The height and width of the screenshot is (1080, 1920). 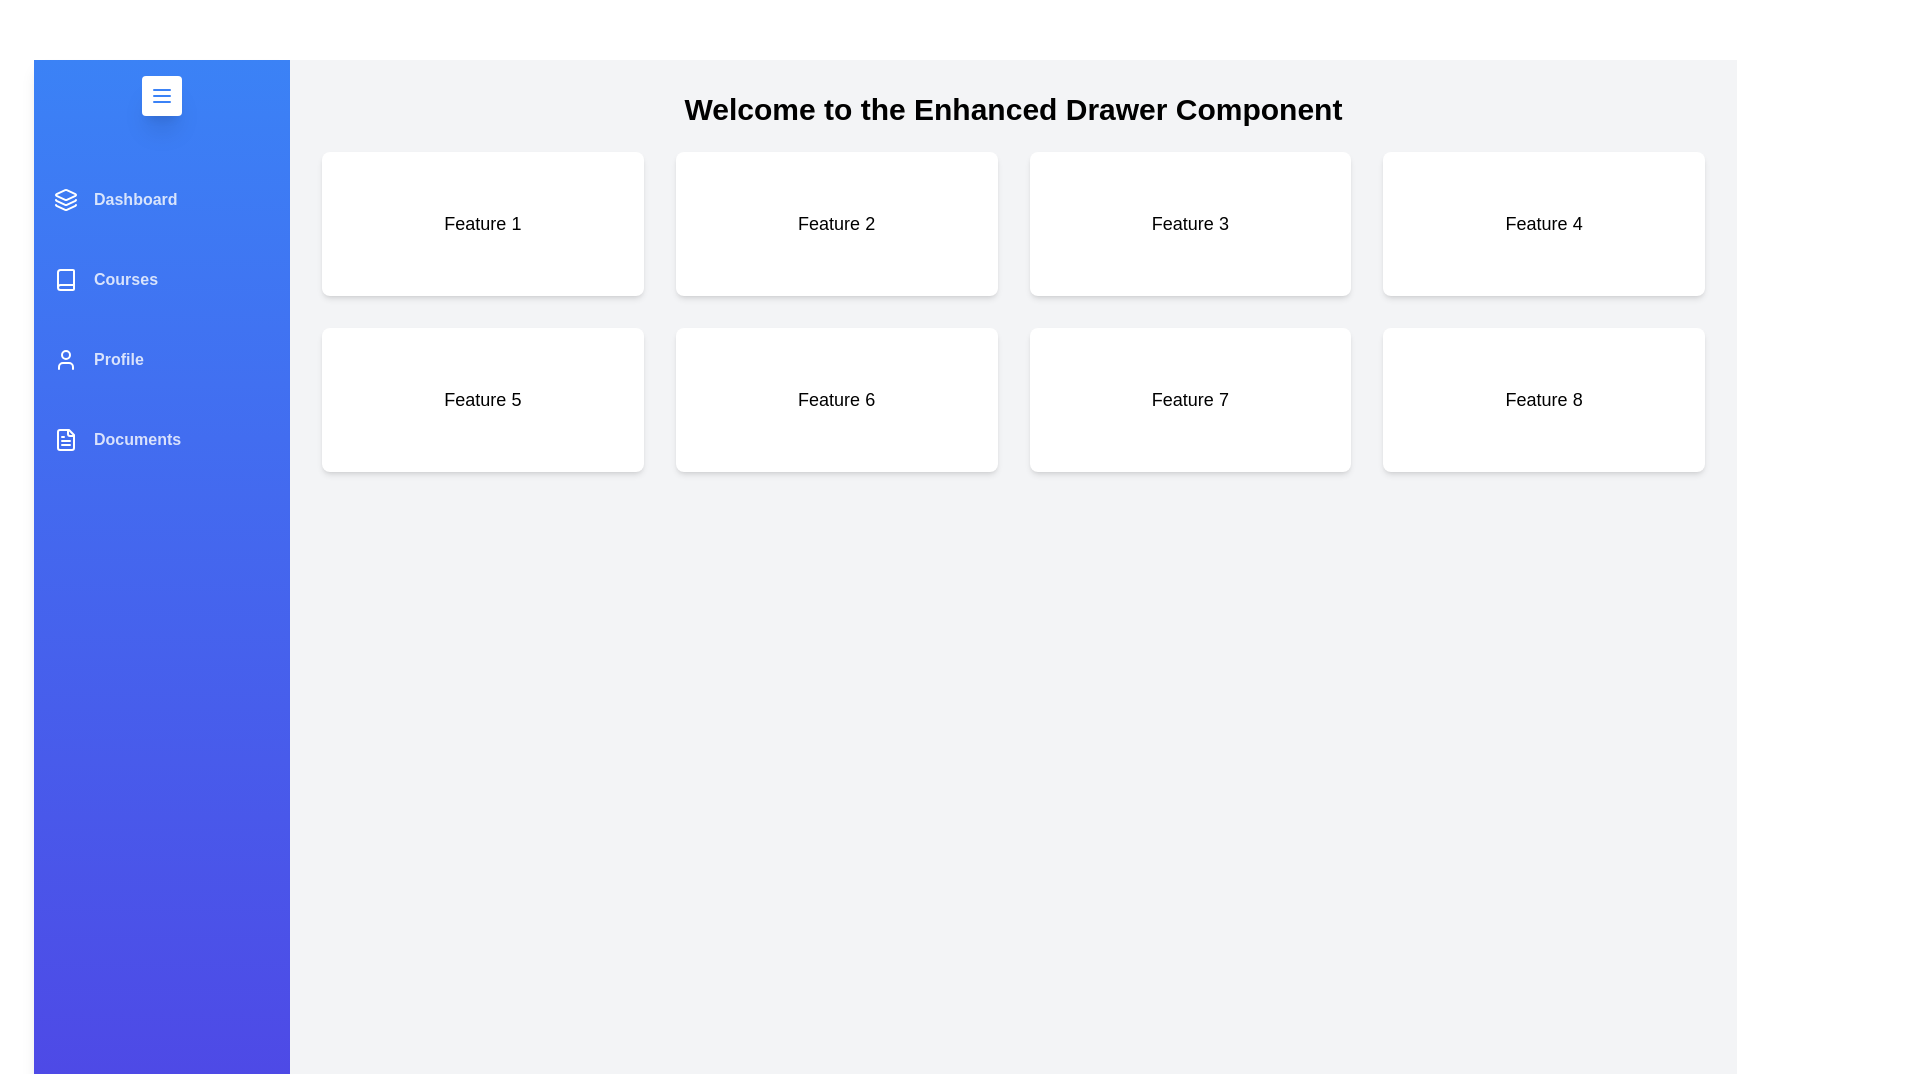 What do you see at coordinates (162, 438) in the screenshot?
I see `the menu item Documents to reveal its hover effect` at bounding box center [162, 438].